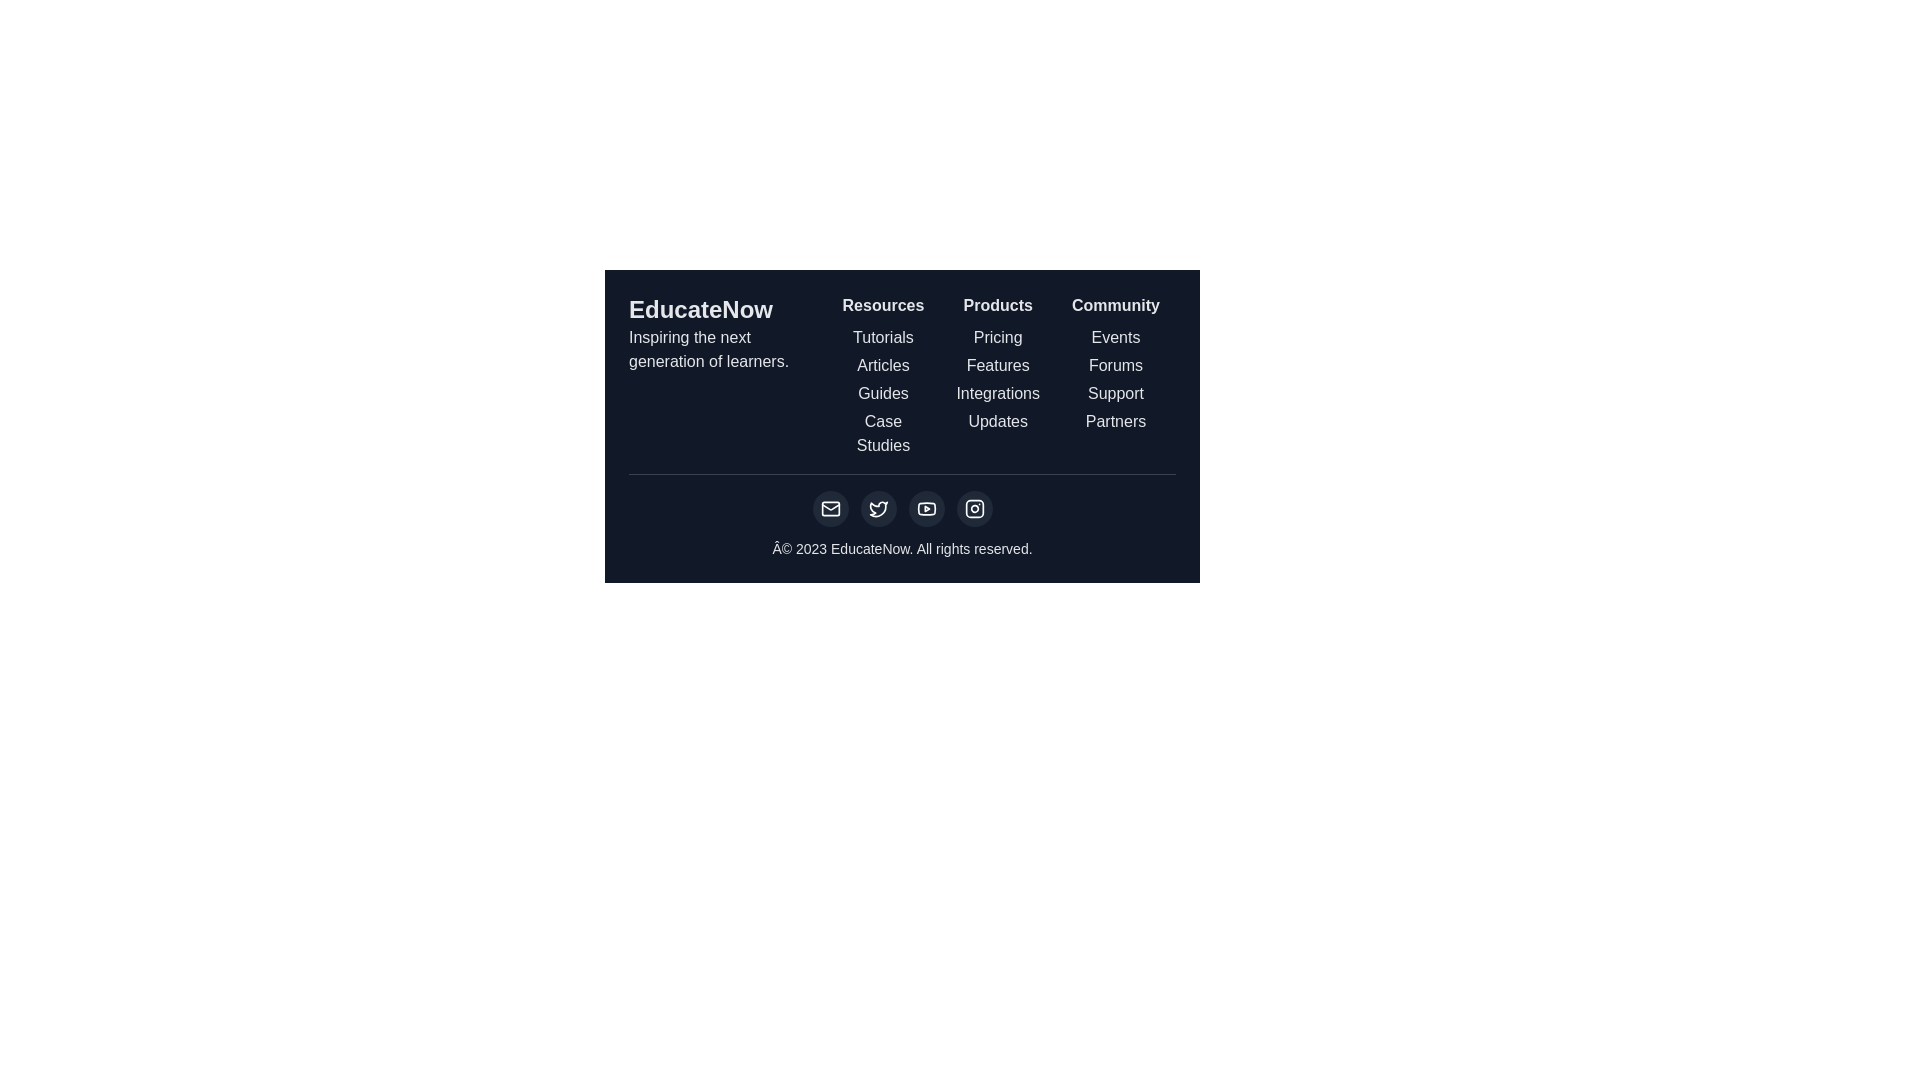 This screenshot has width=1920, height=1080. What do you see at coordinates (830, 508) in the screenshot?
I see `the rectangular Graphical Icon Component that is centrally positioned within the envelope-shaped icon in the footer area` at bounding box center [830, 508].